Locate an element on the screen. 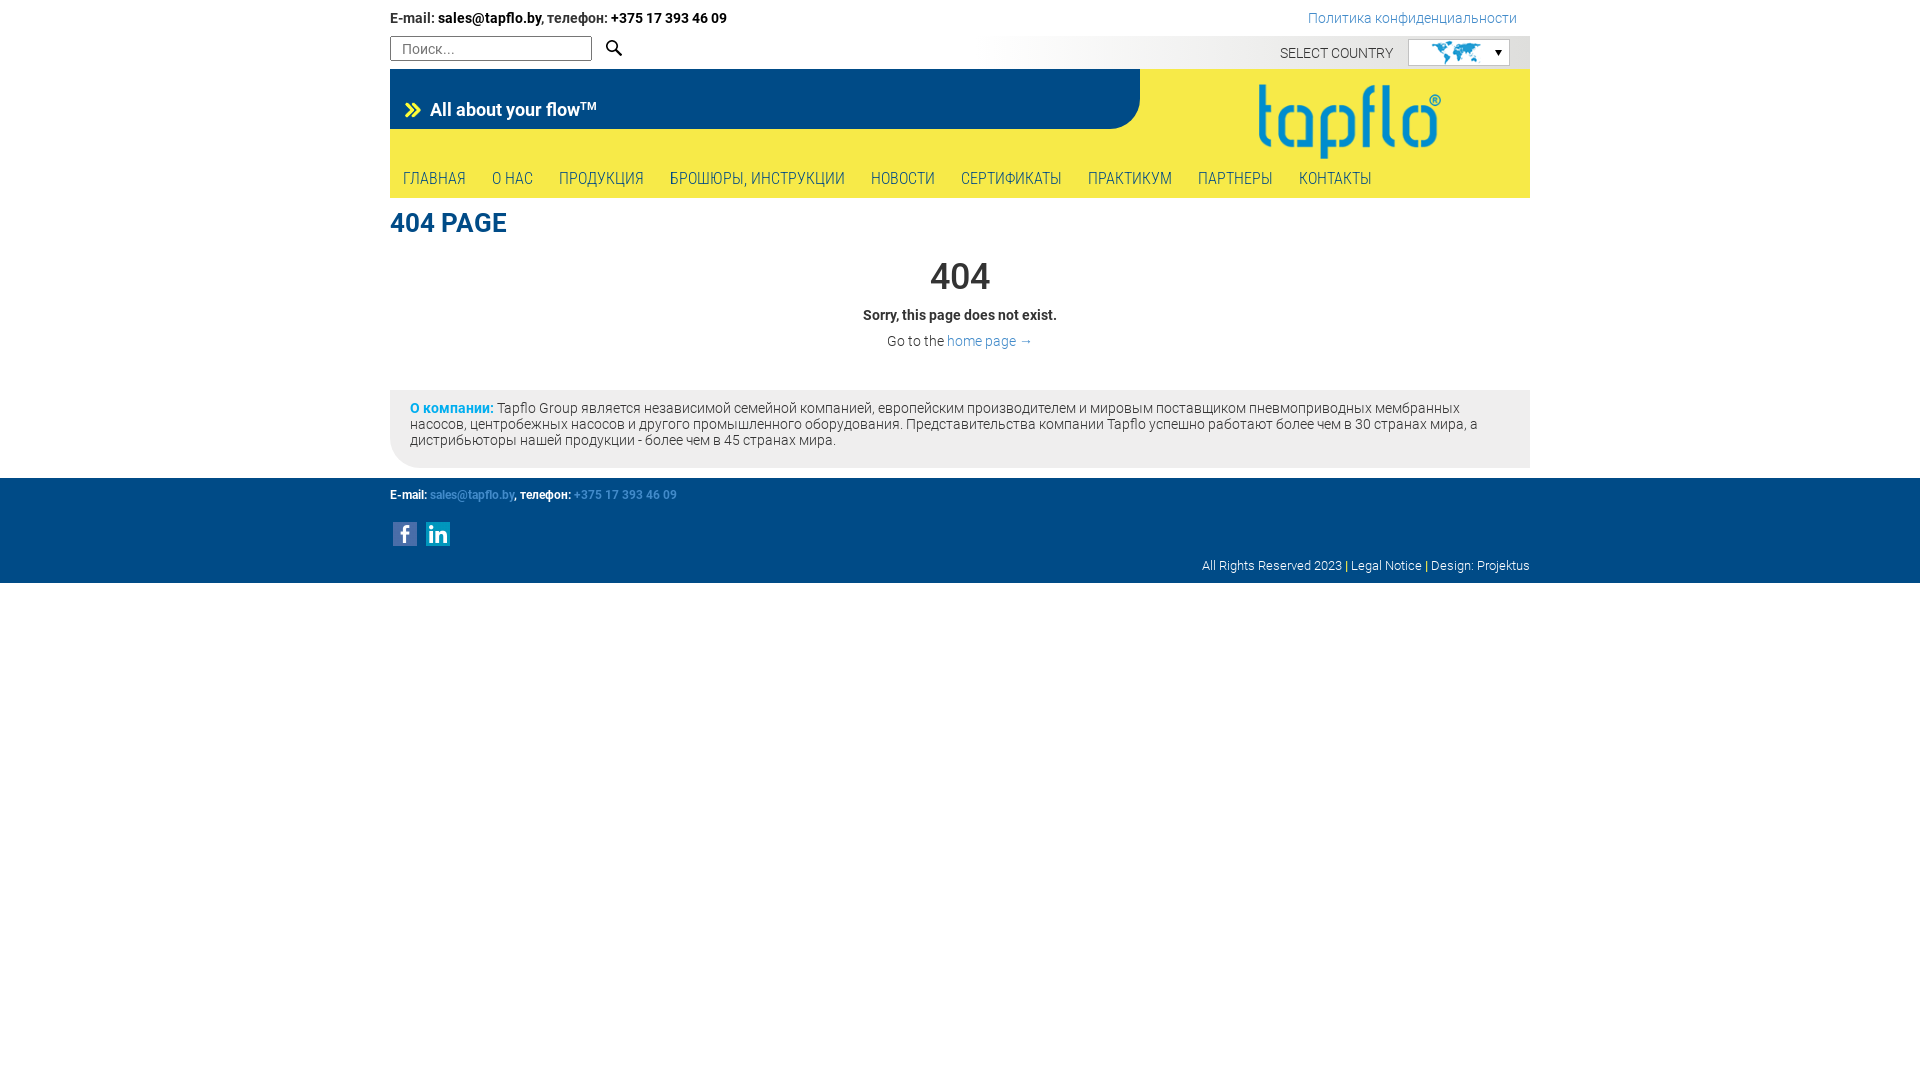 The image size is (1920, 1080). 'Search' is located at coordinates (599, 47).